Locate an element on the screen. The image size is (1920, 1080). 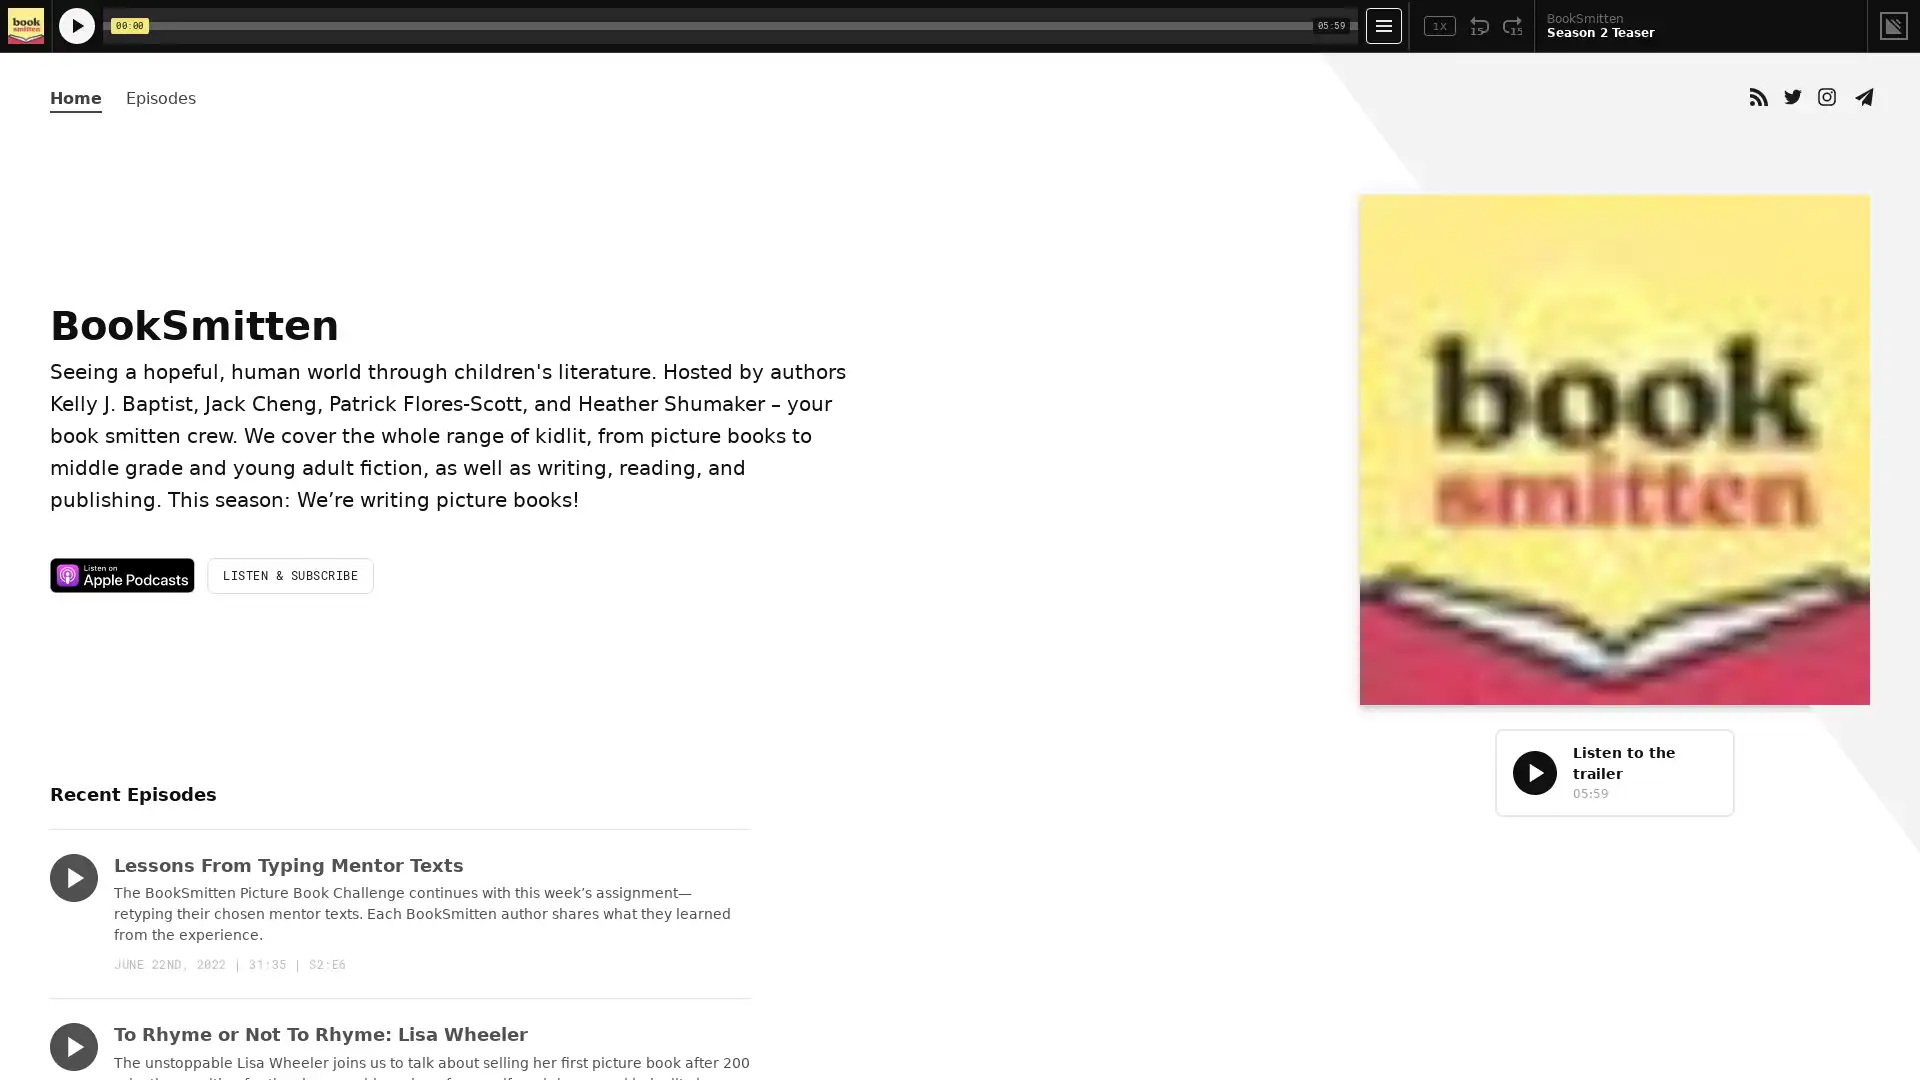
Rewind 15 Seconds is located at coordinates (1479, 26).